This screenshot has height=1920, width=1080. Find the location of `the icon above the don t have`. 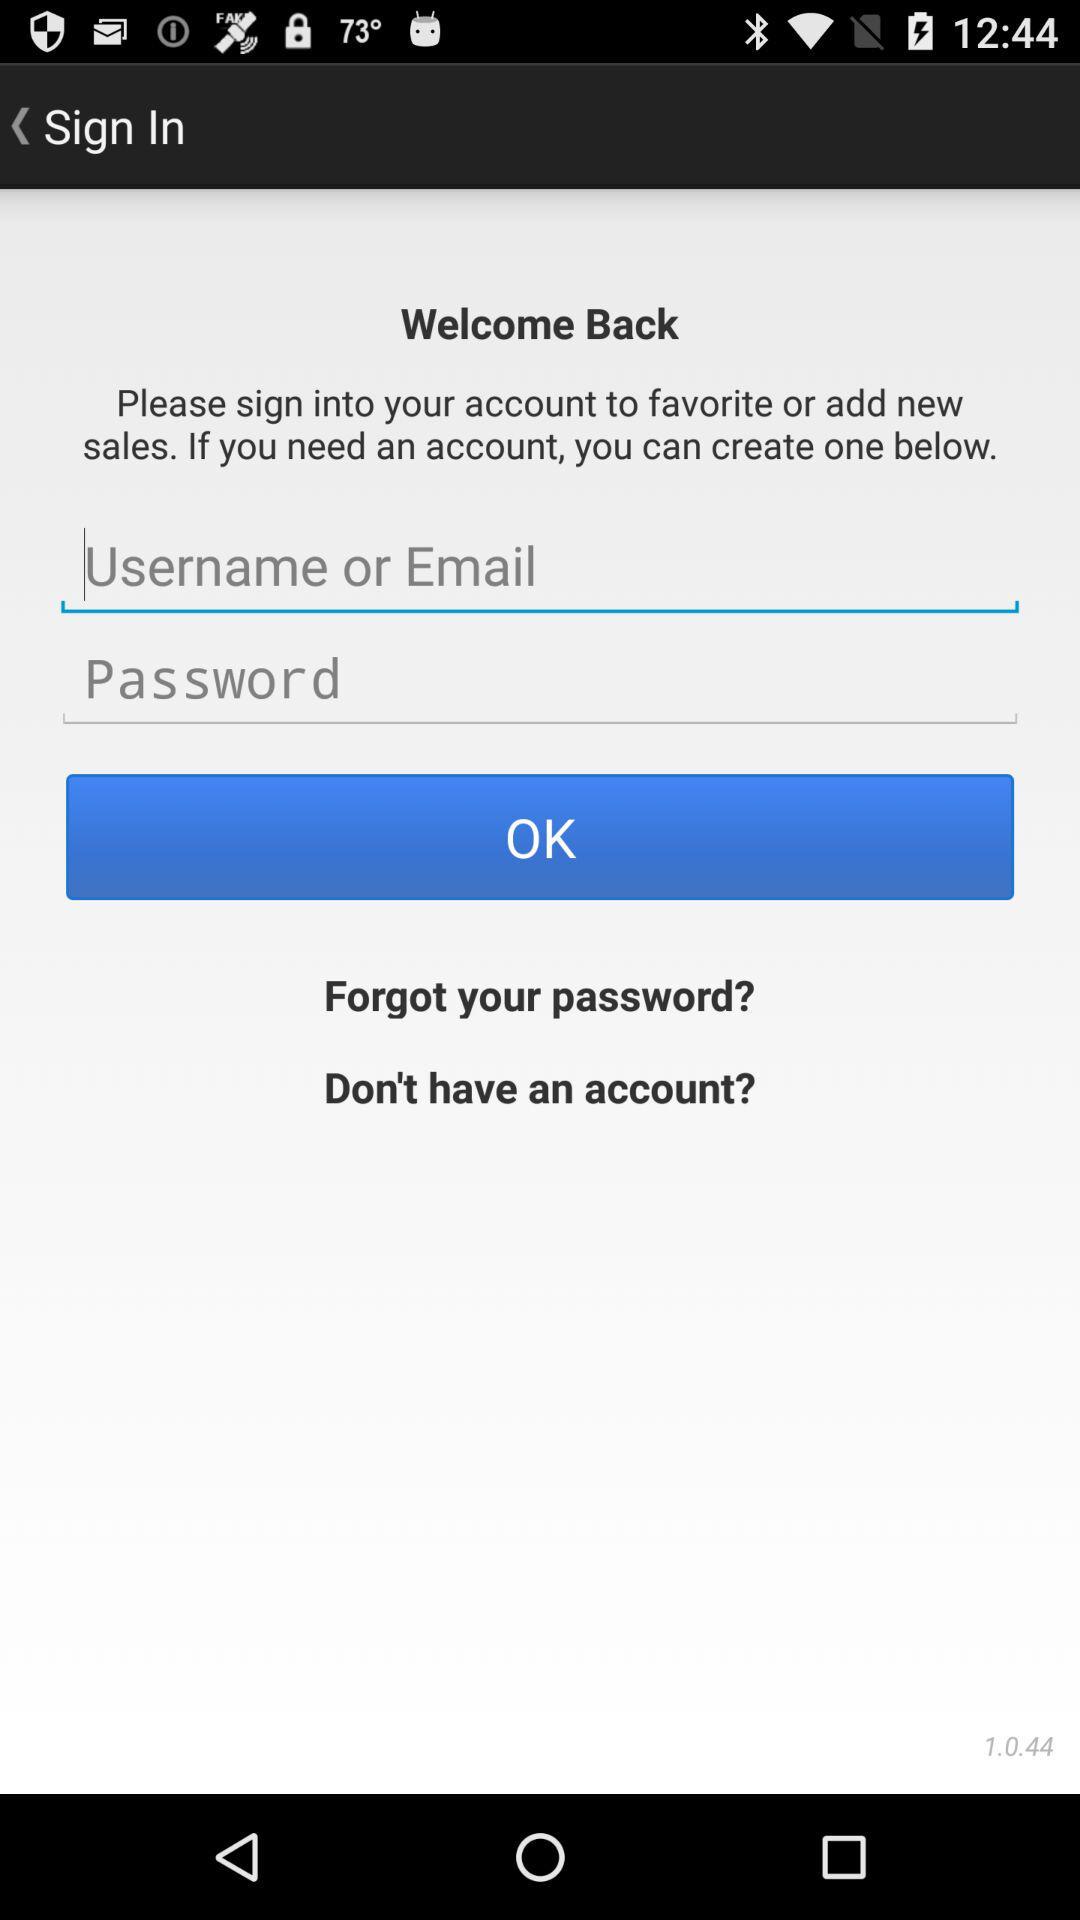

the icon above the don t have is located at coordinates (538, 992).